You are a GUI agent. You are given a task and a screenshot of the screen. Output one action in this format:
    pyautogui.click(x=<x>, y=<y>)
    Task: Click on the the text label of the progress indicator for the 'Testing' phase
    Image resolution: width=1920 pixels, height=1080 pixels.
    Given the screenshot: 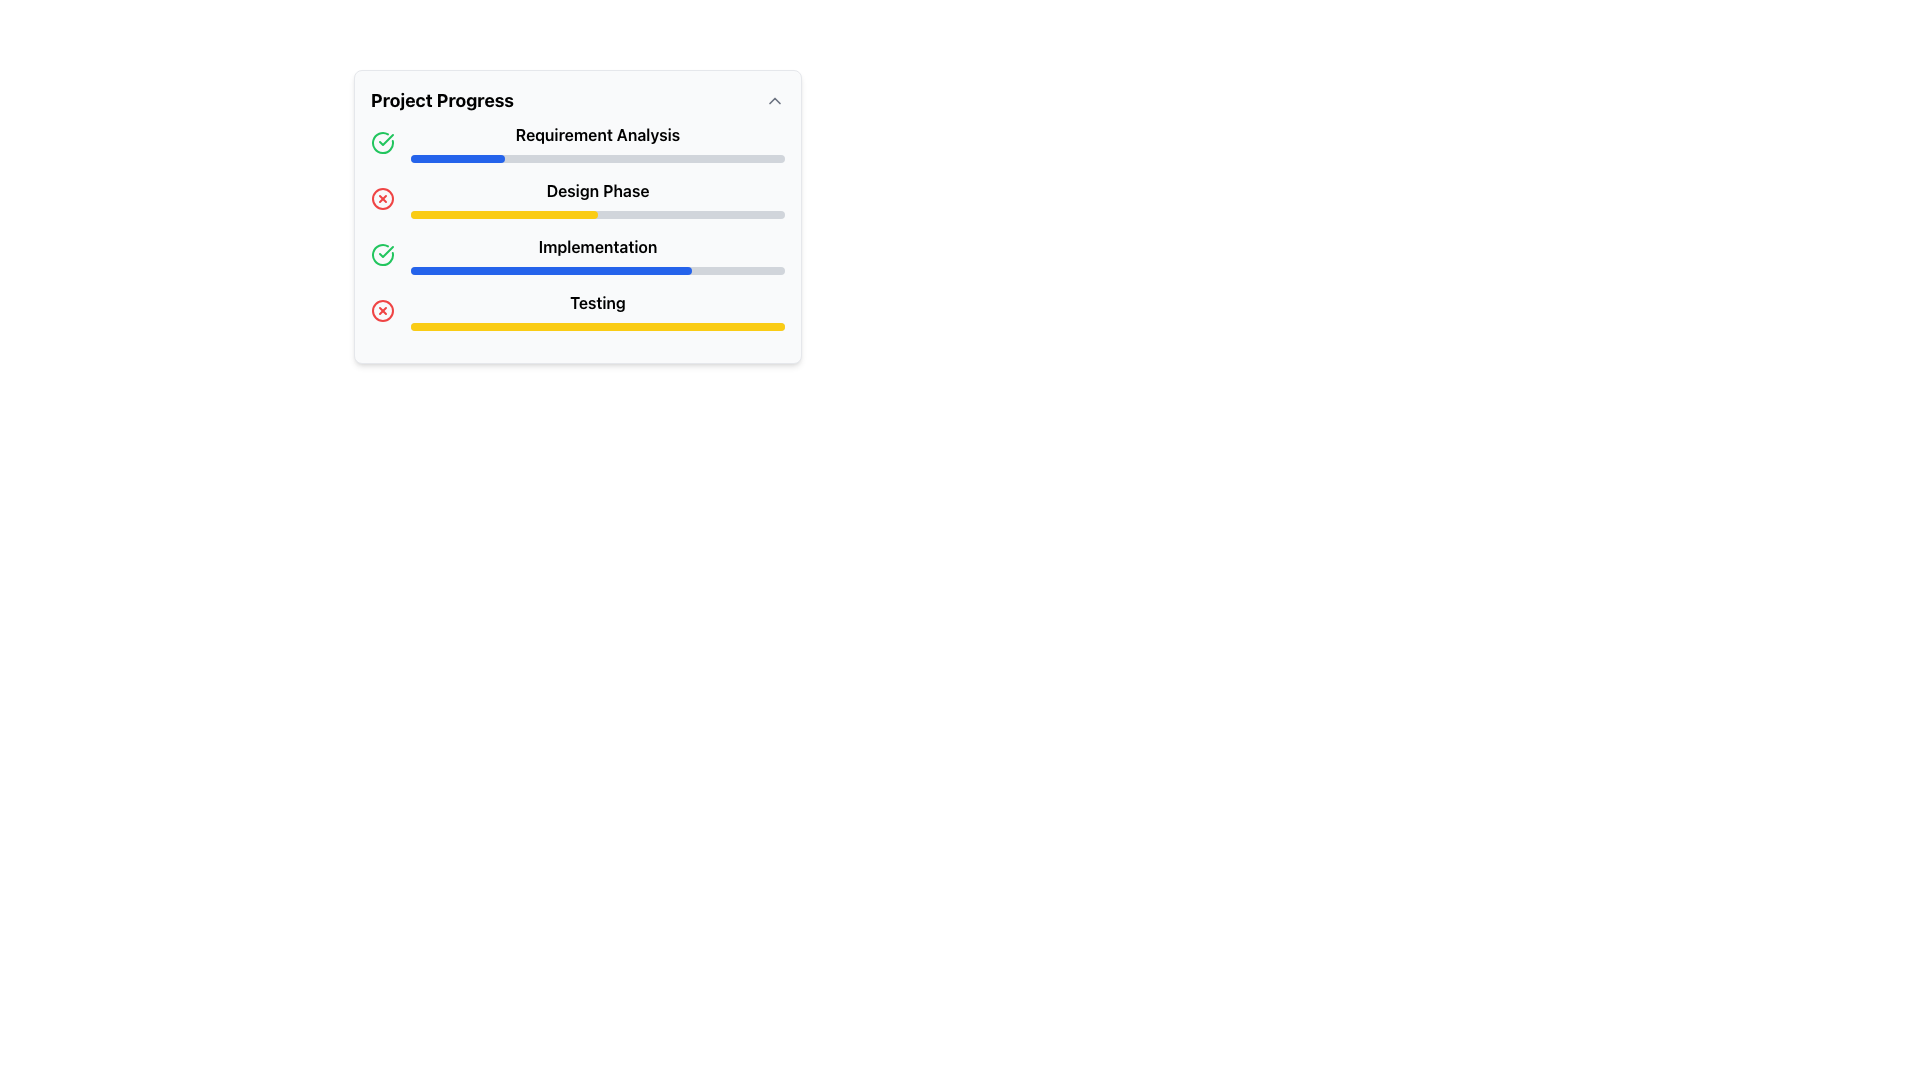 What is the action you would take?
    pyautogui.click(x=597, y=311)
    